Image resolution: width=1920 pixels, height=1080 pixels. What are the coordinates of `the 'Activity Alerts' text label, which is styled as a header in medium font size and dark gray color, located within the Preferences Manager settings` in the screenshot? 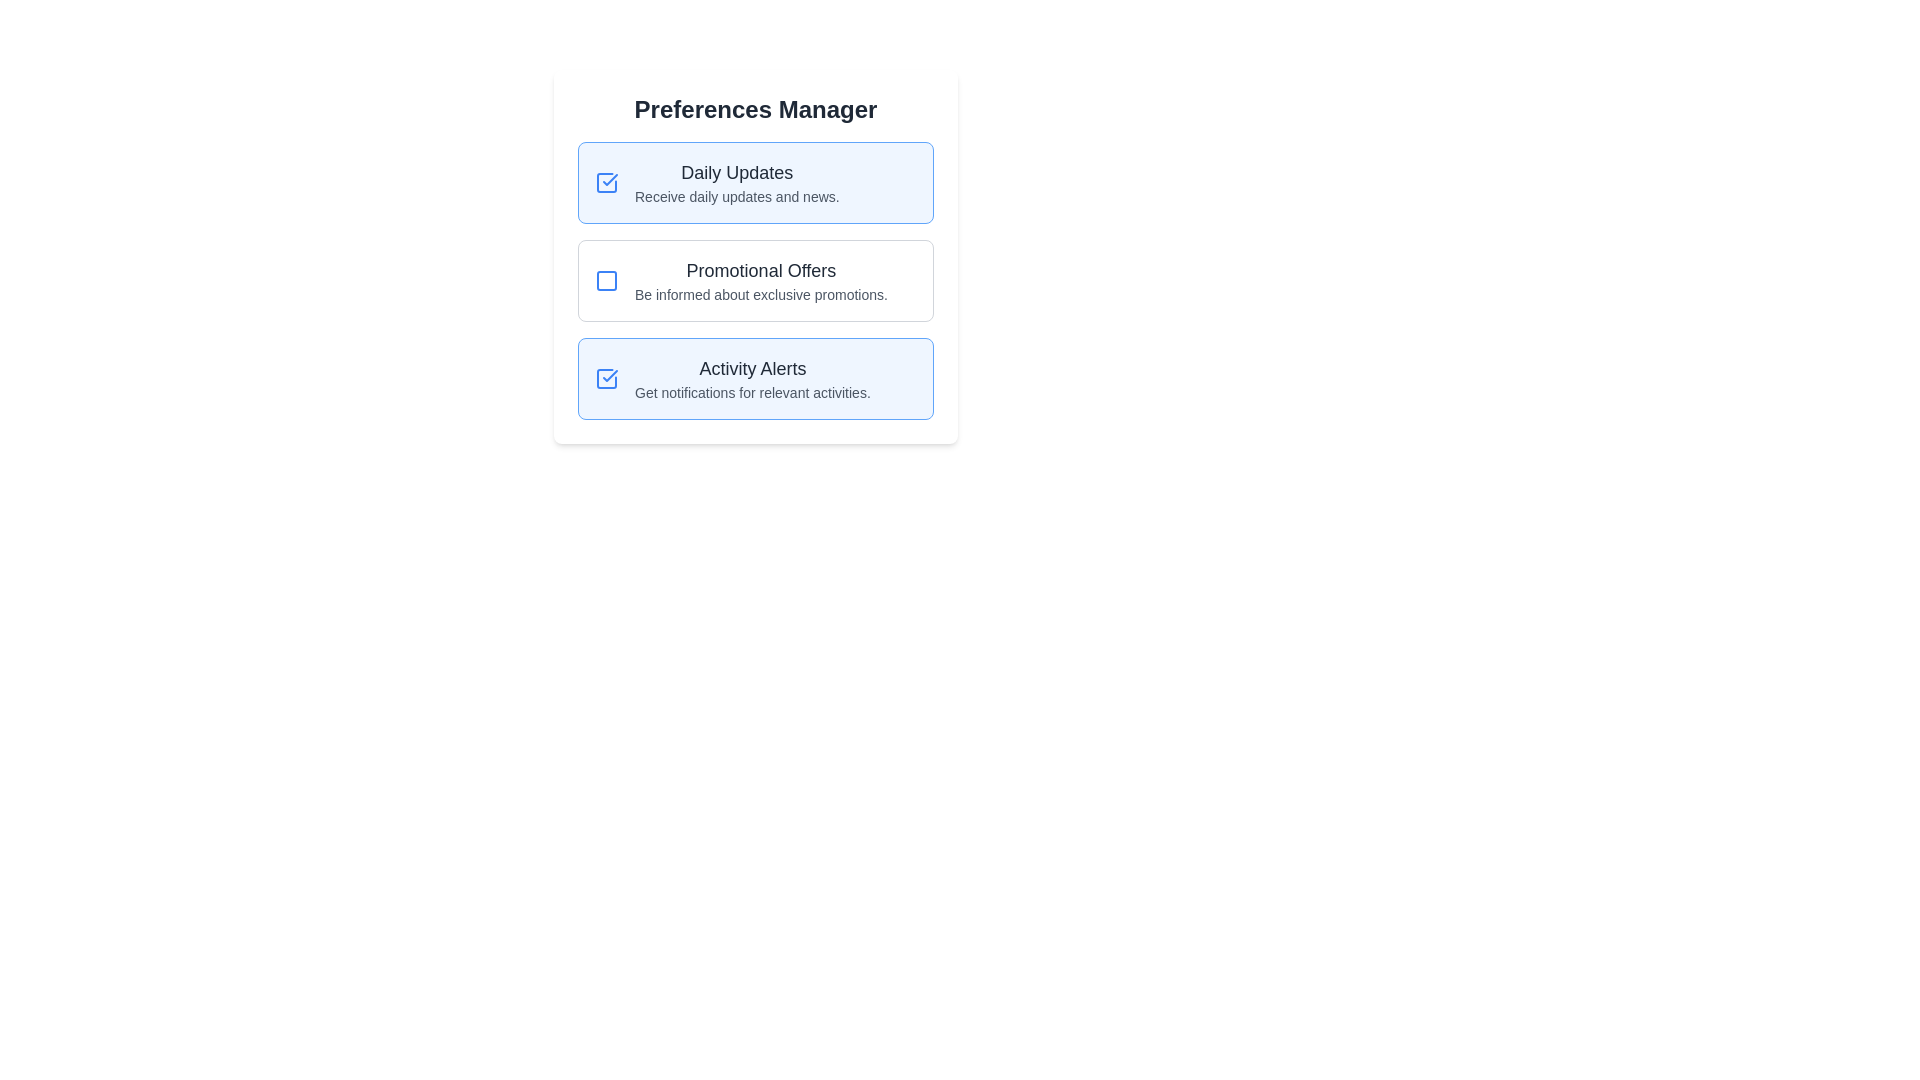 It's located at (751, 369).